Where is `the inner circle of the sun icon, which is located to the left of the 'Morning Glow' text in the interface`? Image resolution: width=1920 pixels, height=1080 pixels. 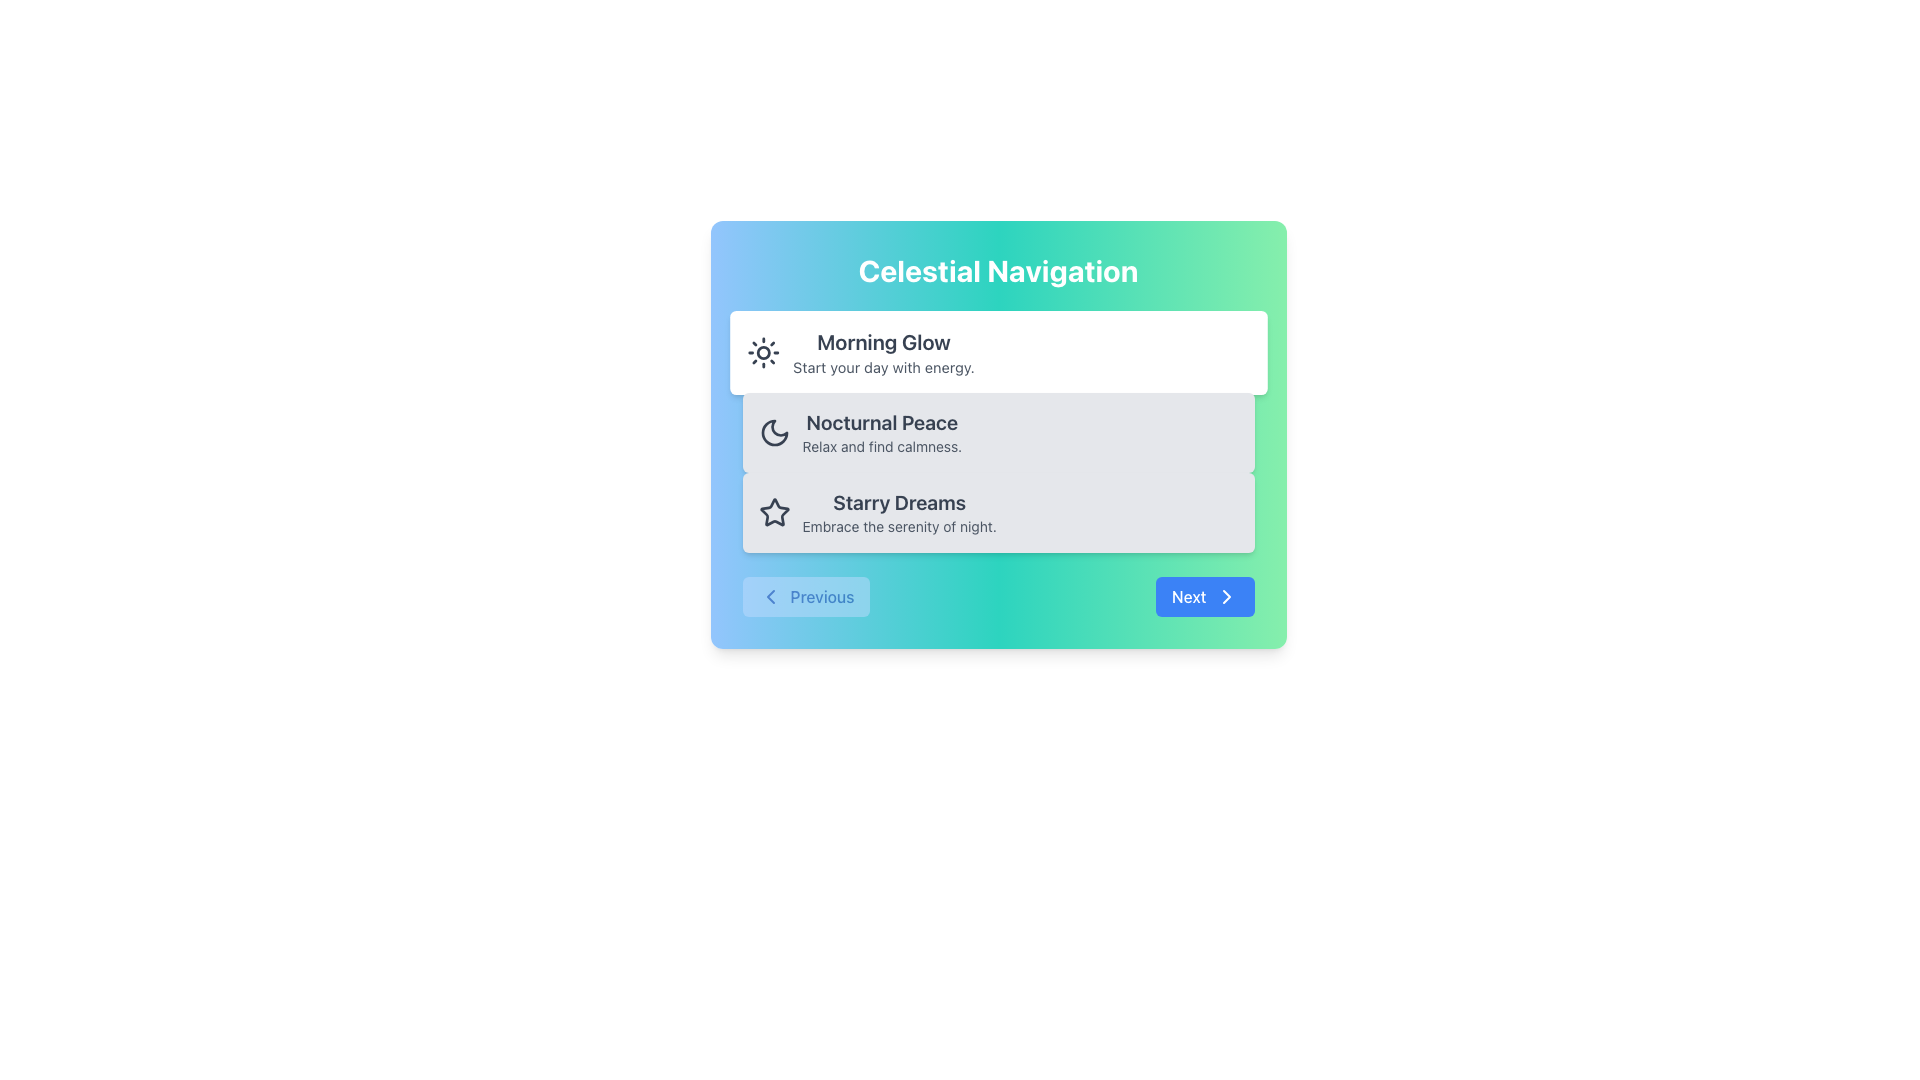
the inner circle of the sun icon, which is located to the left of the 'Morning Glow' text in the interface is located at coordinates (762, 352).